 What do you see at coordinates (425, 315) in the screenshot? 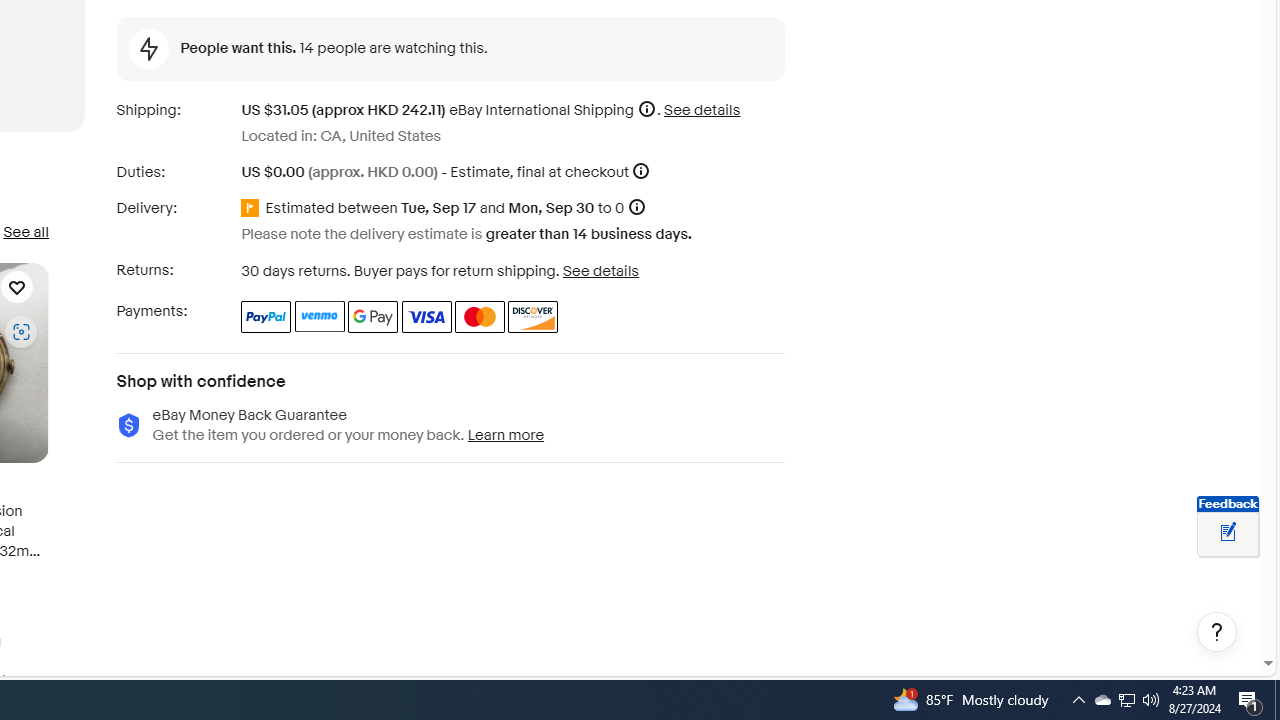
I see `'Visa'` at bounding box center [425, 315].